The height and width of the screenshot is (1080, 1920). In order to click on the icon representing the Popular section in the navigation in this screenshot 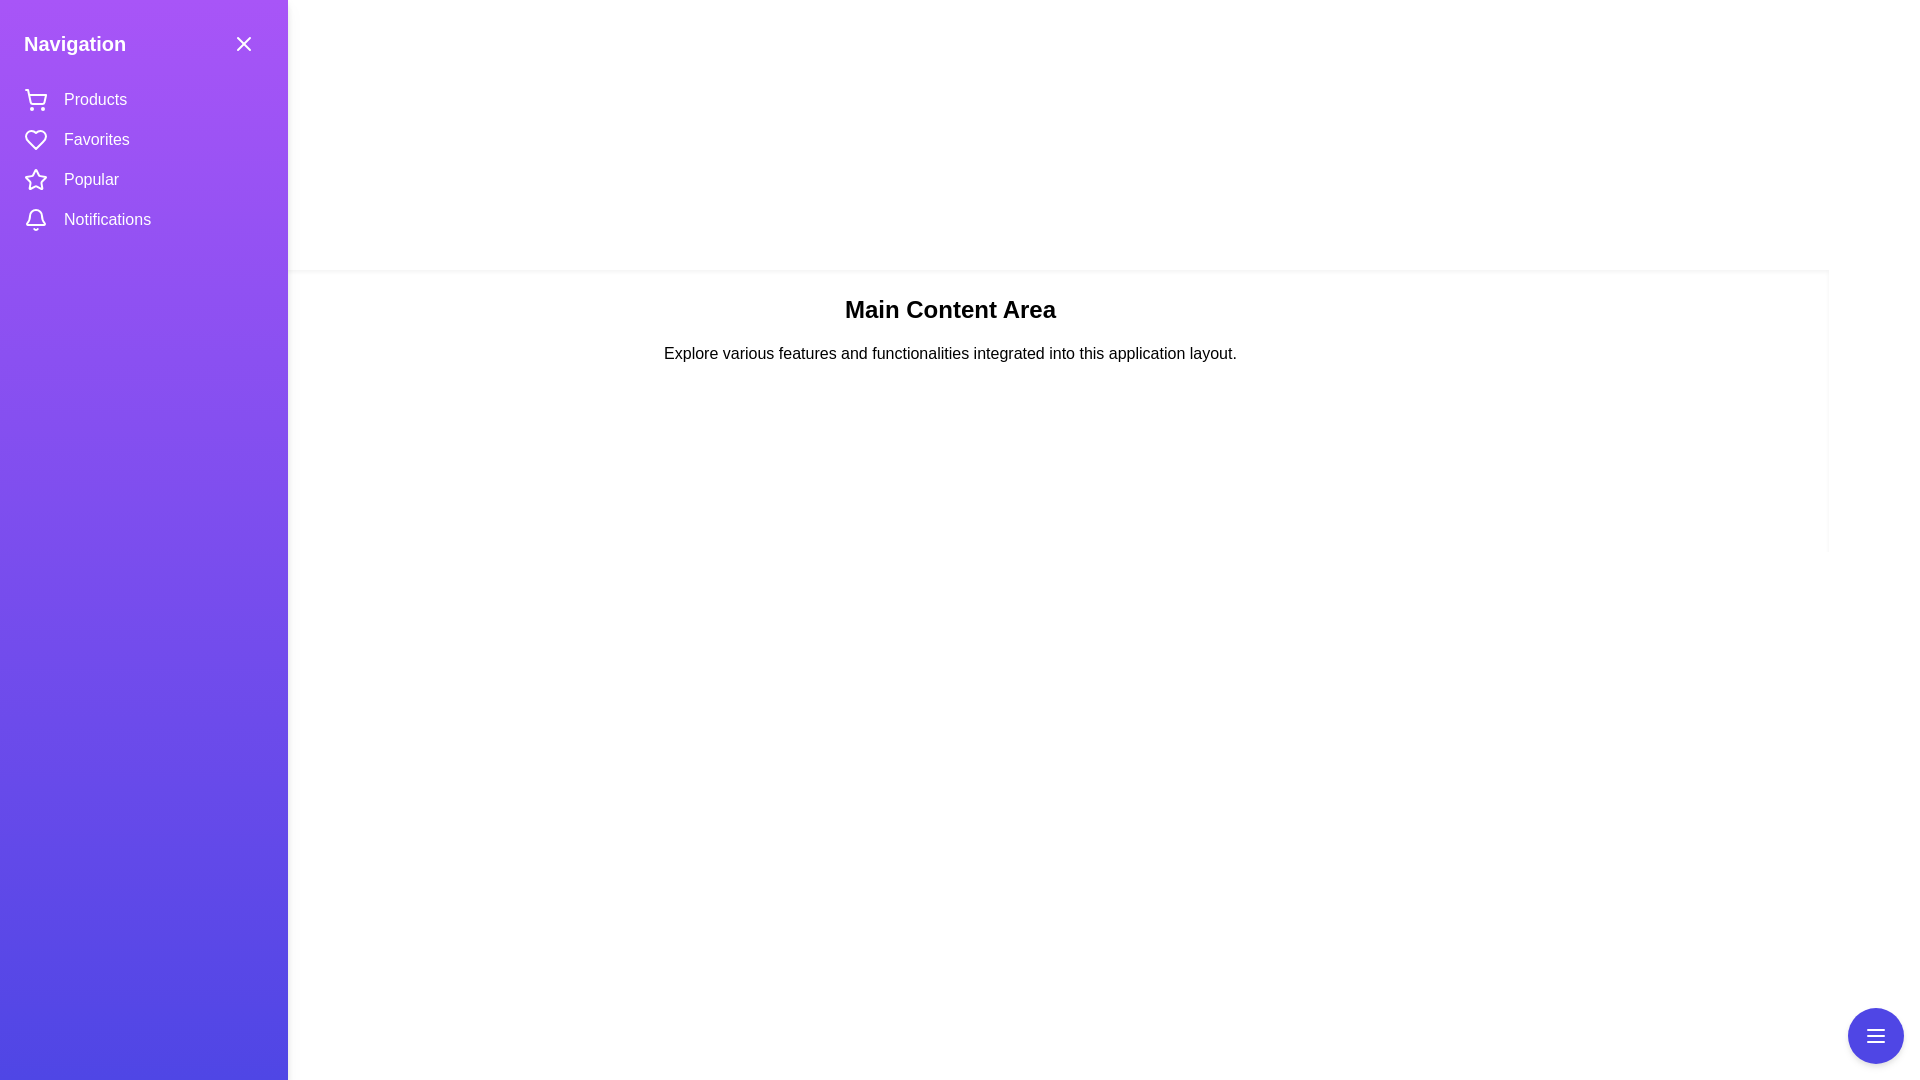, I will do `click(35, 180)`.